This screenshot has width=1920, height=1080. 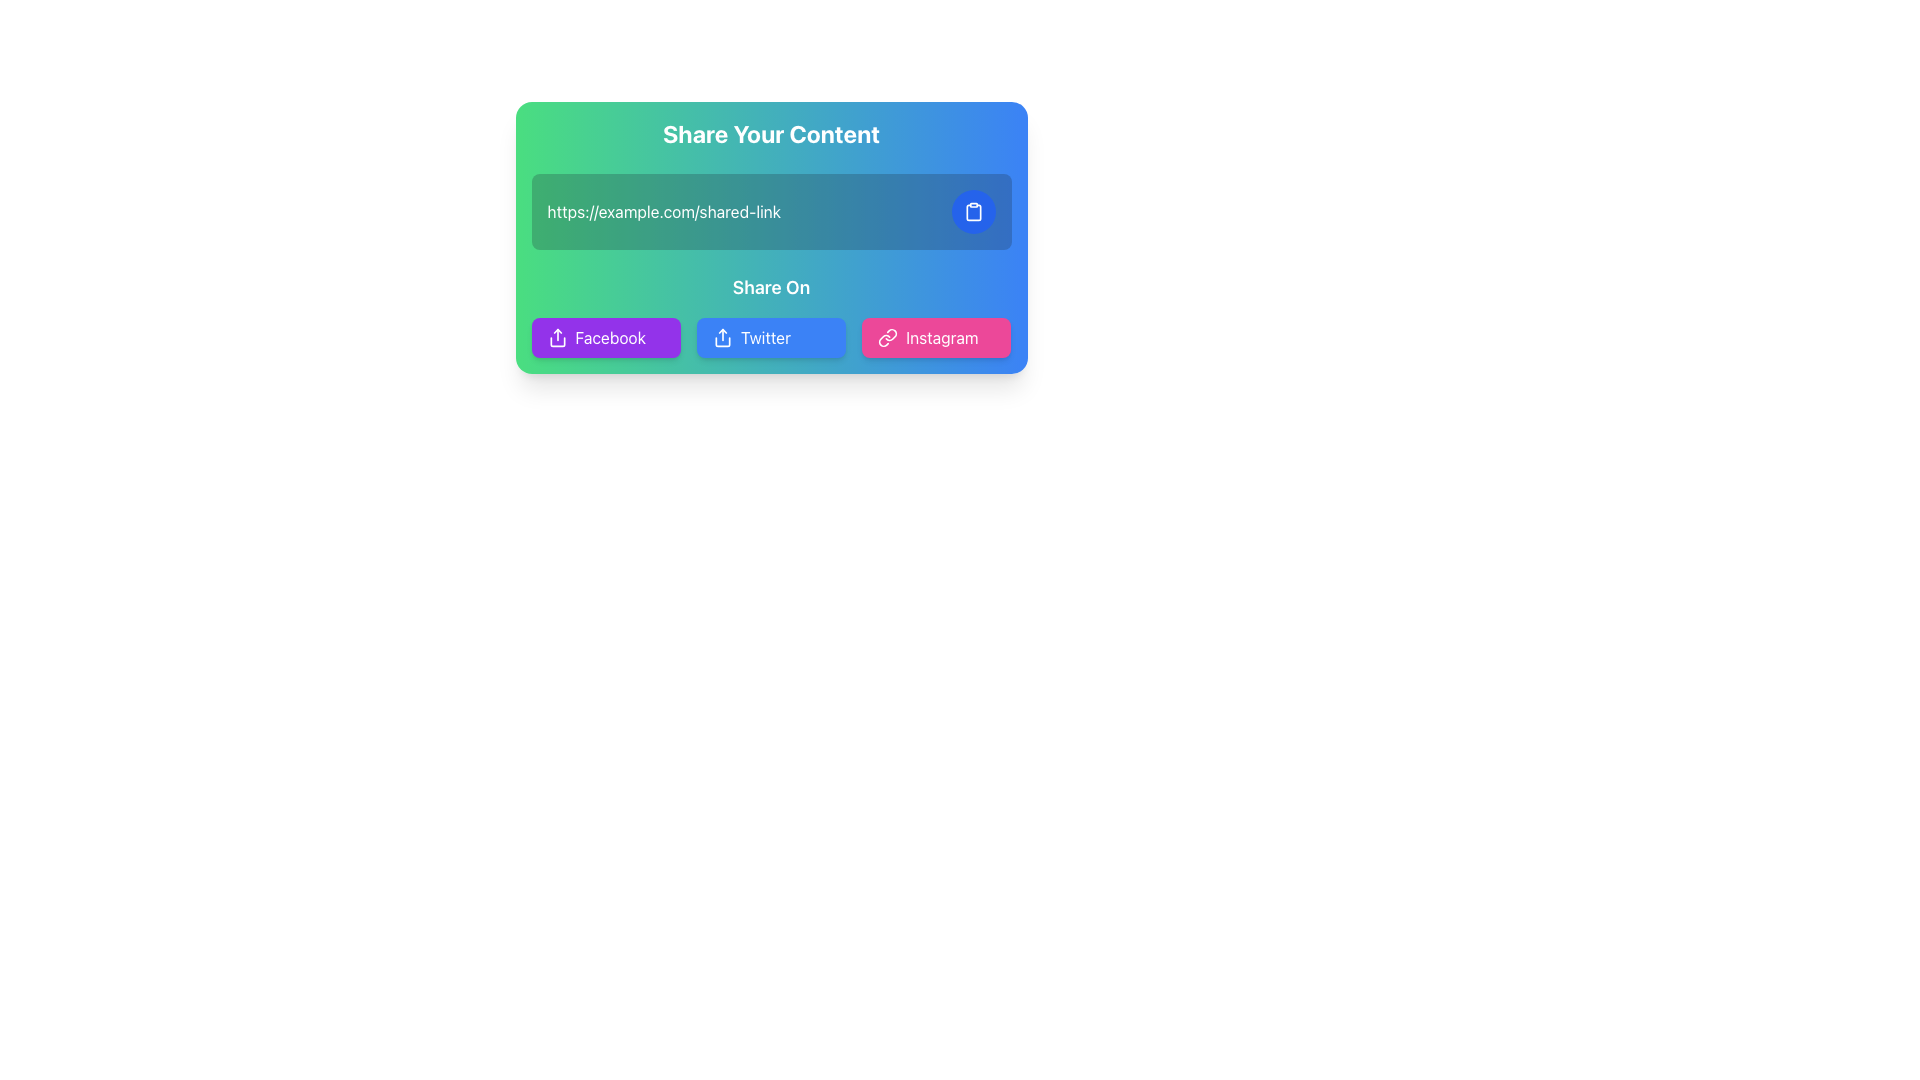 I want to click on the leftmost Text Input Field, so click(x=742, y=212).